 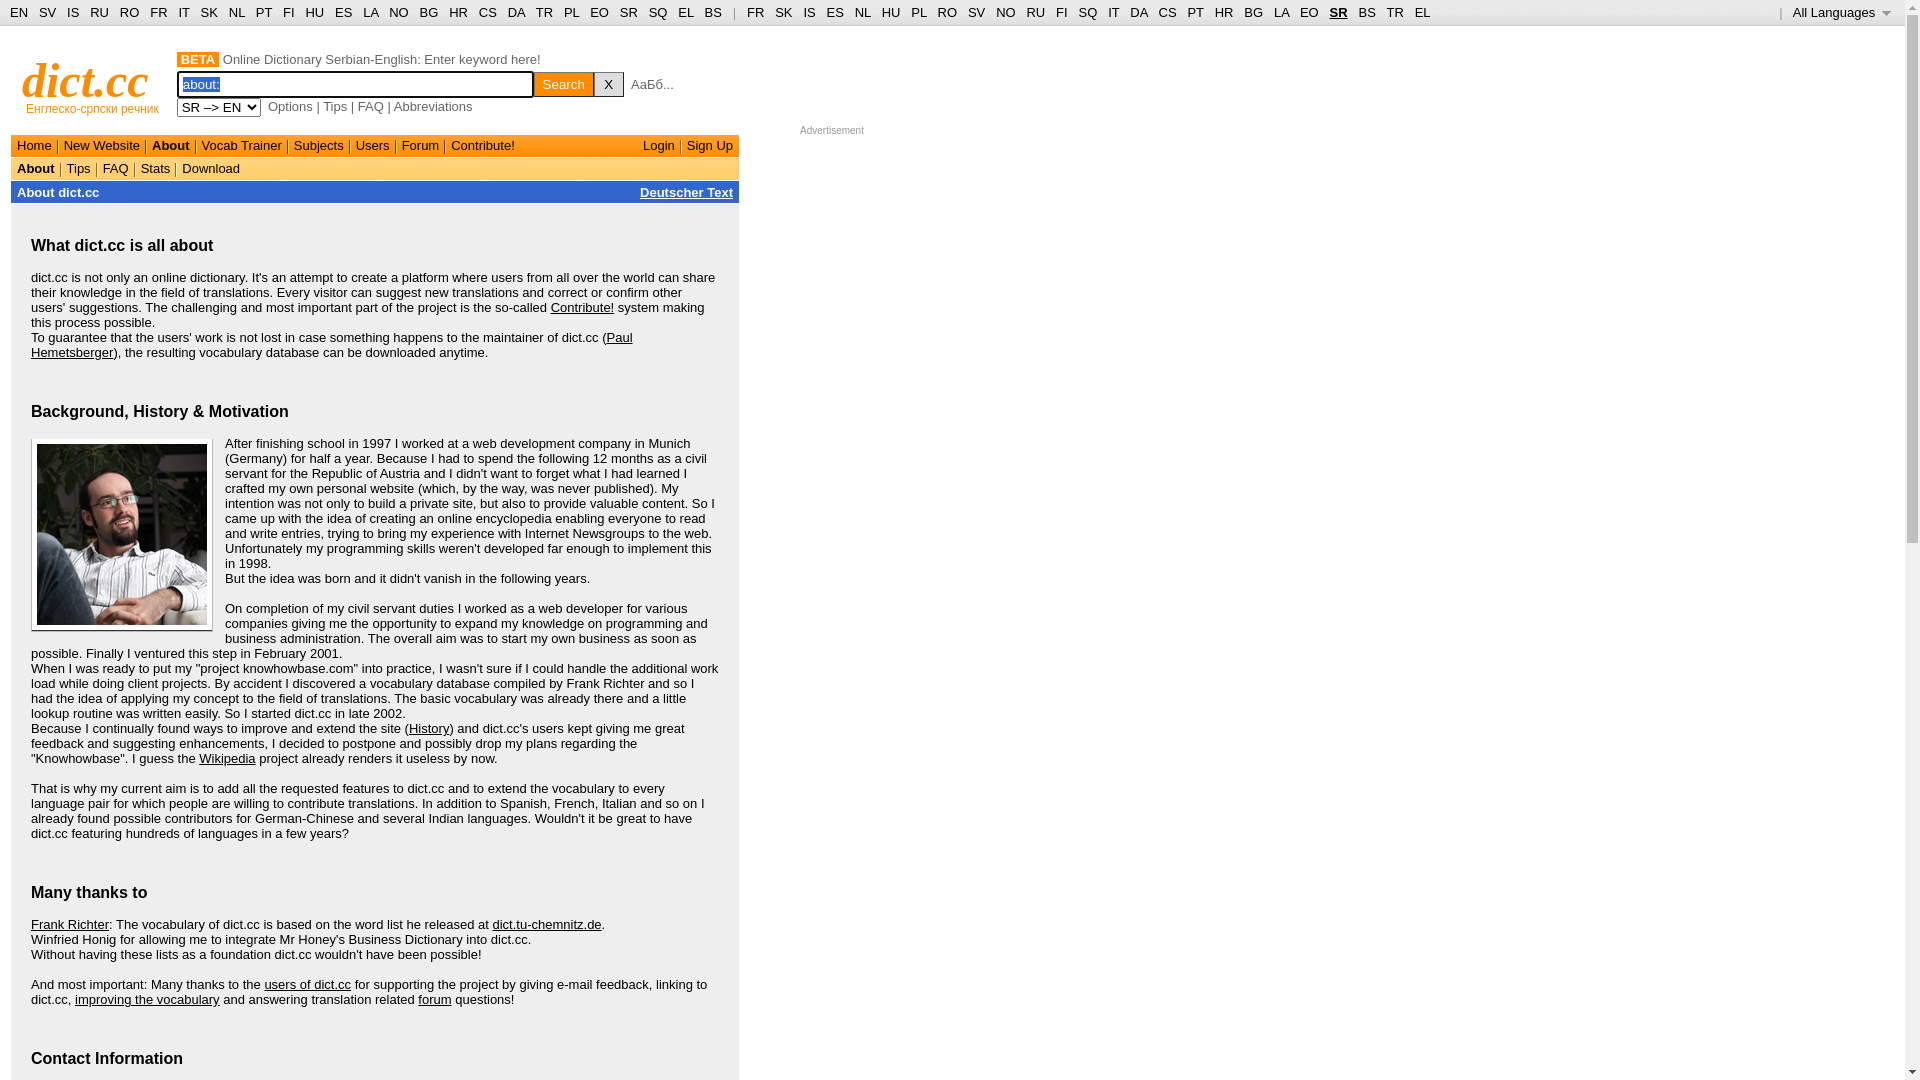 I want to click on 'forum', so click(x=433, y=999).